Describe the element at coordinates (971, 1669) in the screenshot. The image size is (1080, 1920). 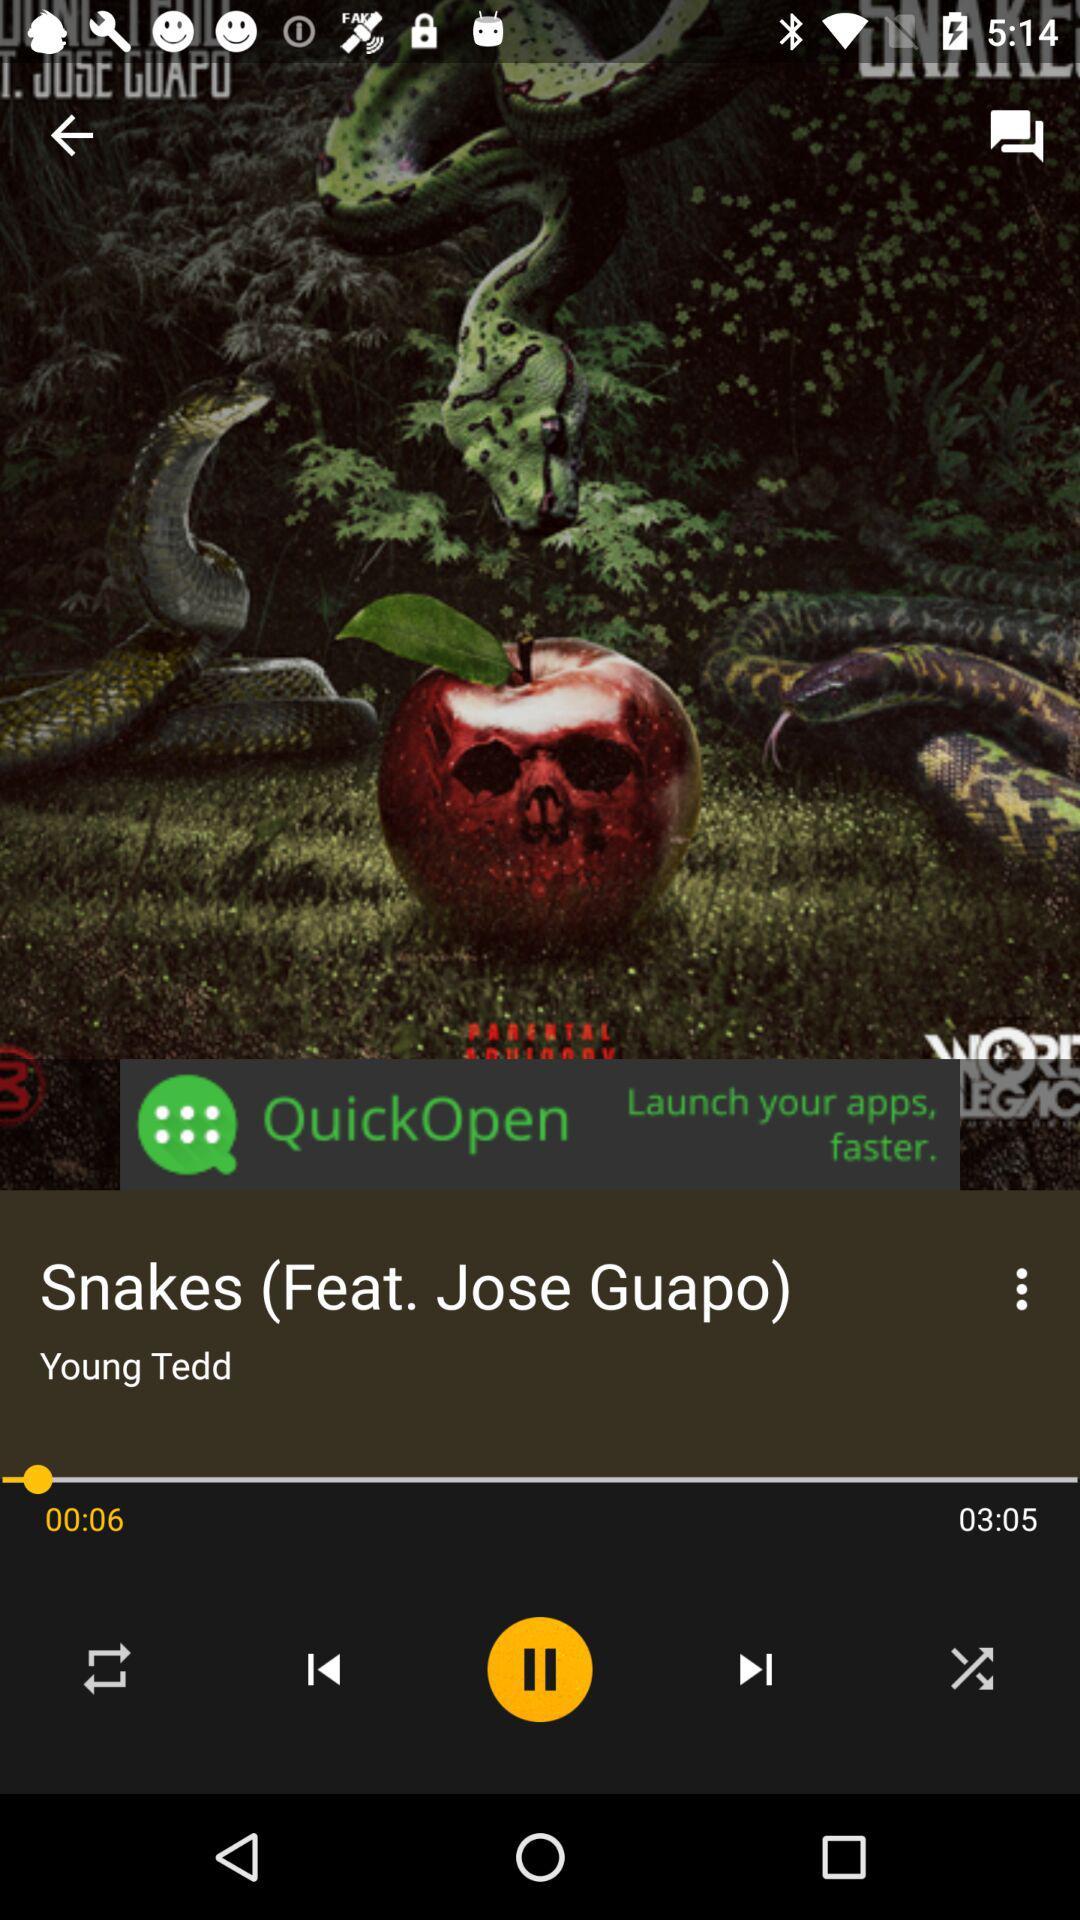
I see `the close icon` at that location.